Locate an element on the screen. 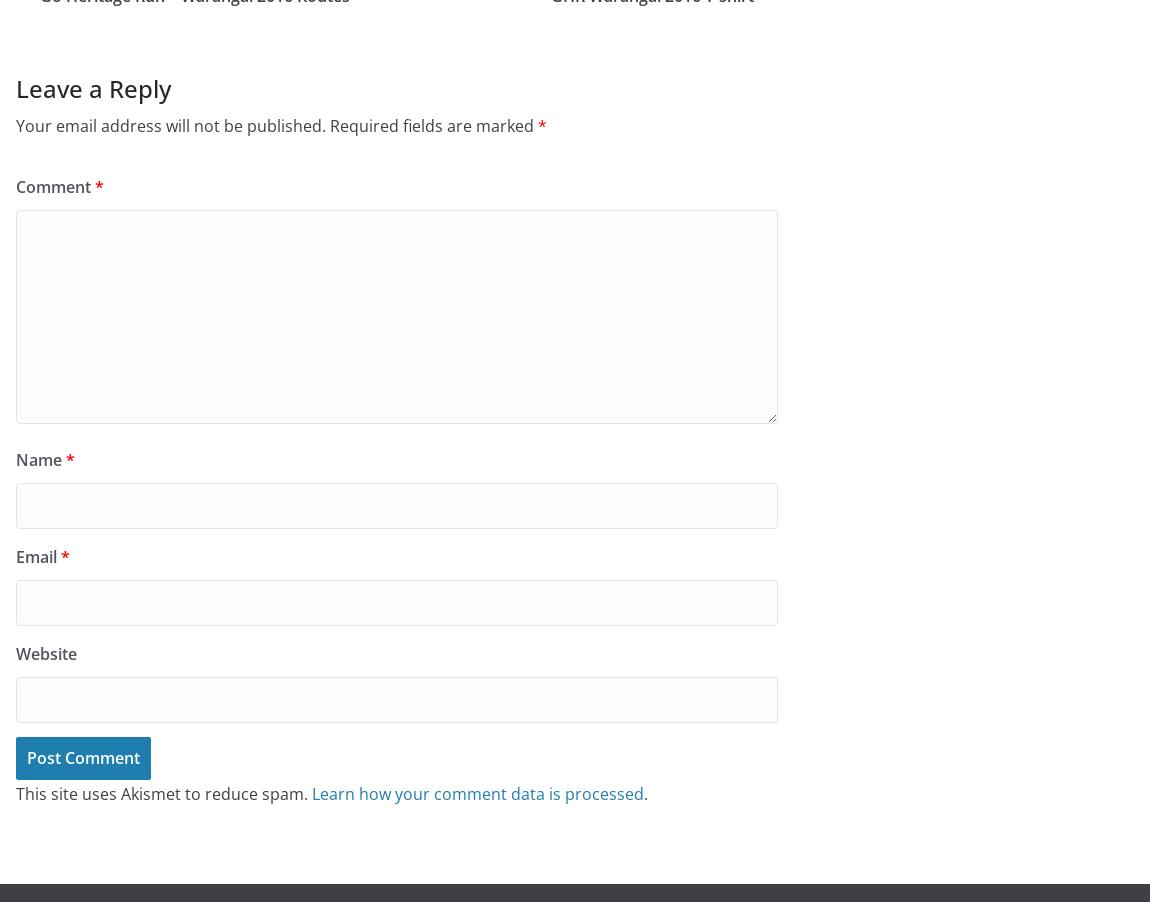 Image resolution: width=1150 pixels, height=902 pixels. 'Learn how your comment data is processed' is located at coordinates (311, 792).